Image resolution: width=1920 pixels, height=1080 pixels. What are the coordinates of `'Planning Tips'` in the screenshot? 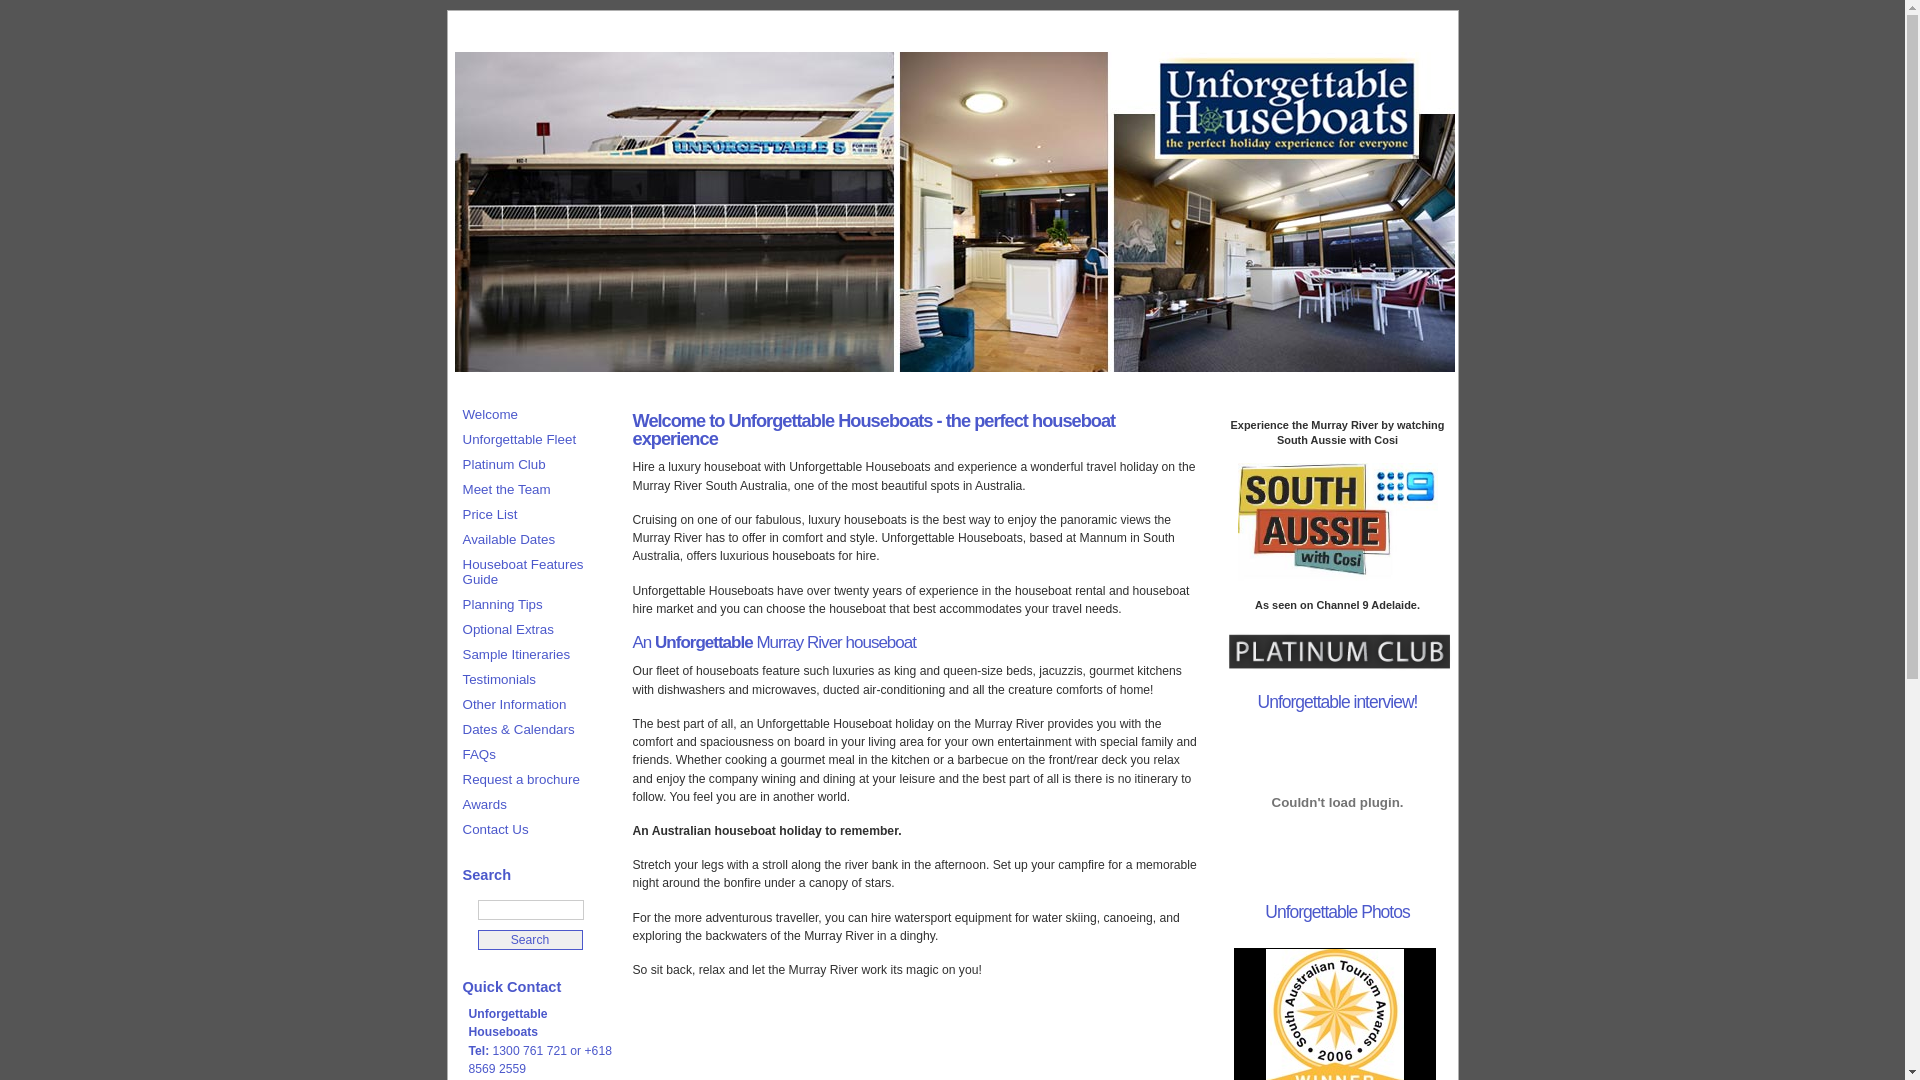 It's located at (450, 603).